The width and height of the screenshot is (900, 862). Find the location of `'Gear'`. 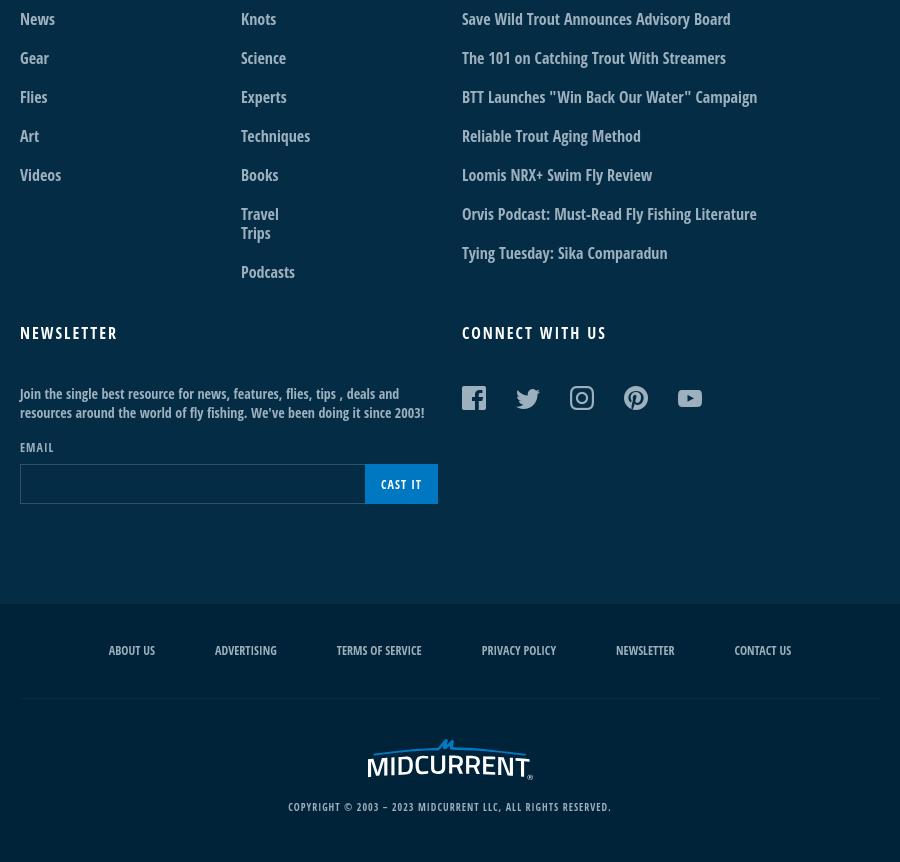

'Gear' is located at coordinates (18, 58).